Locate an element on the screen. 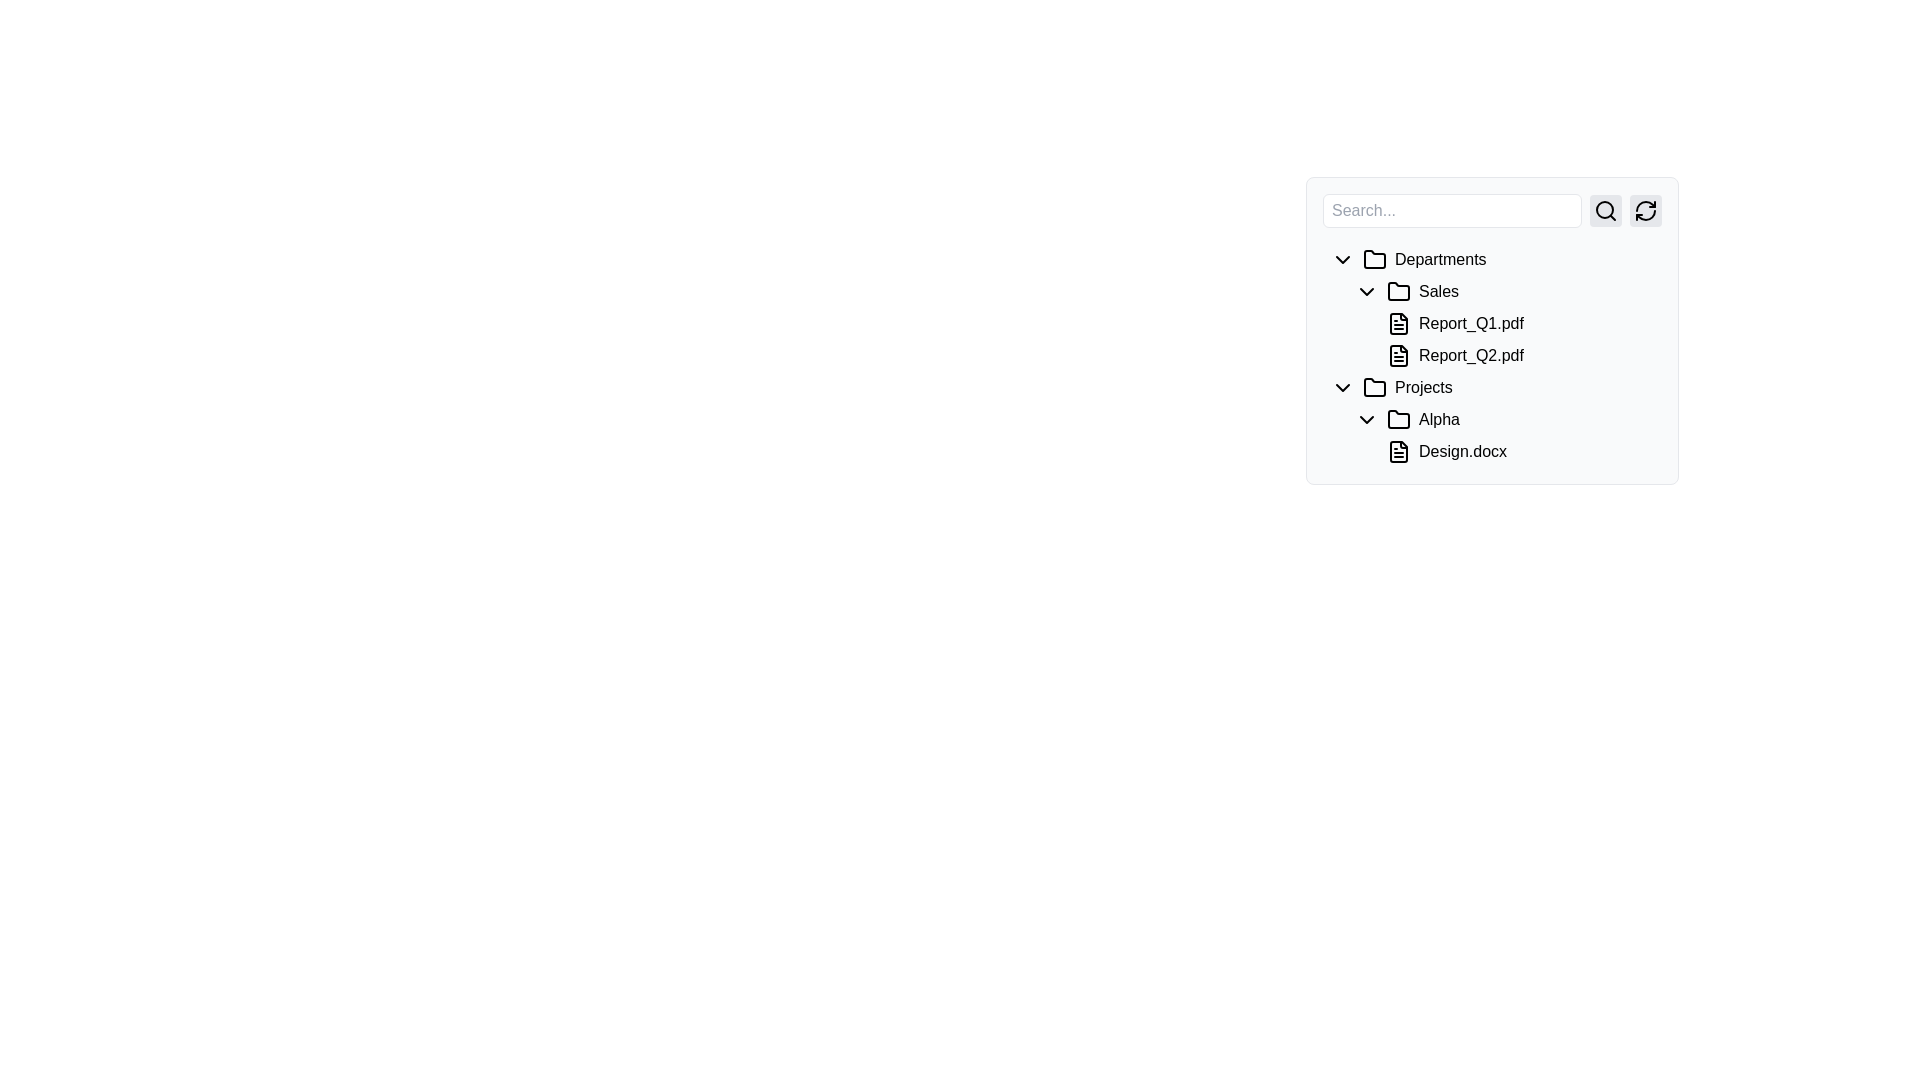 Image resolution: width=1920 pixels, height=1080 pixels. the document file icon located next to the label 'Design.docx' is located at coordinates (1397, 451).